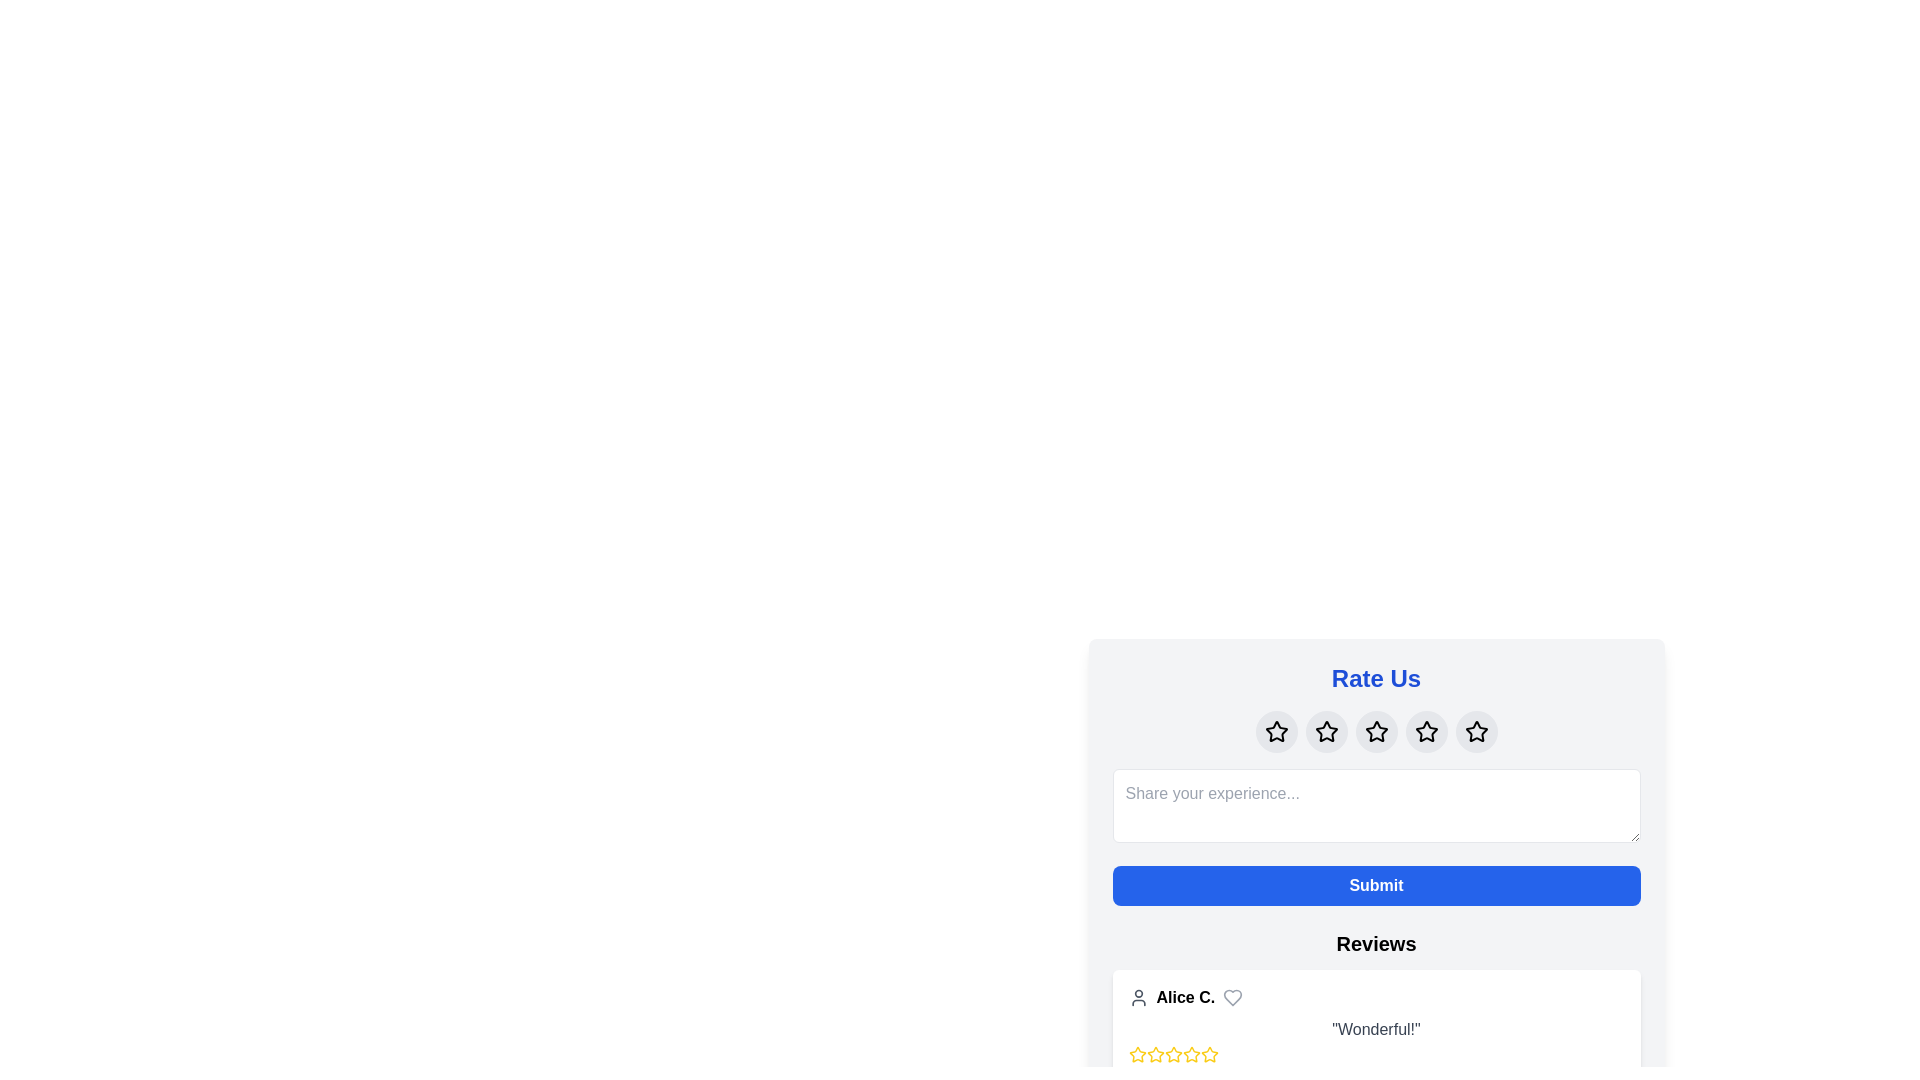 The height and width of the screenshot is (1080, 1920). I want to click on the star icon representing a 5-star rating in the rating system located at the rightmost end of the row in the 'Reviews' section below the review 'Wonderful!' by user 'Alice C.', so click(1208, 1054).